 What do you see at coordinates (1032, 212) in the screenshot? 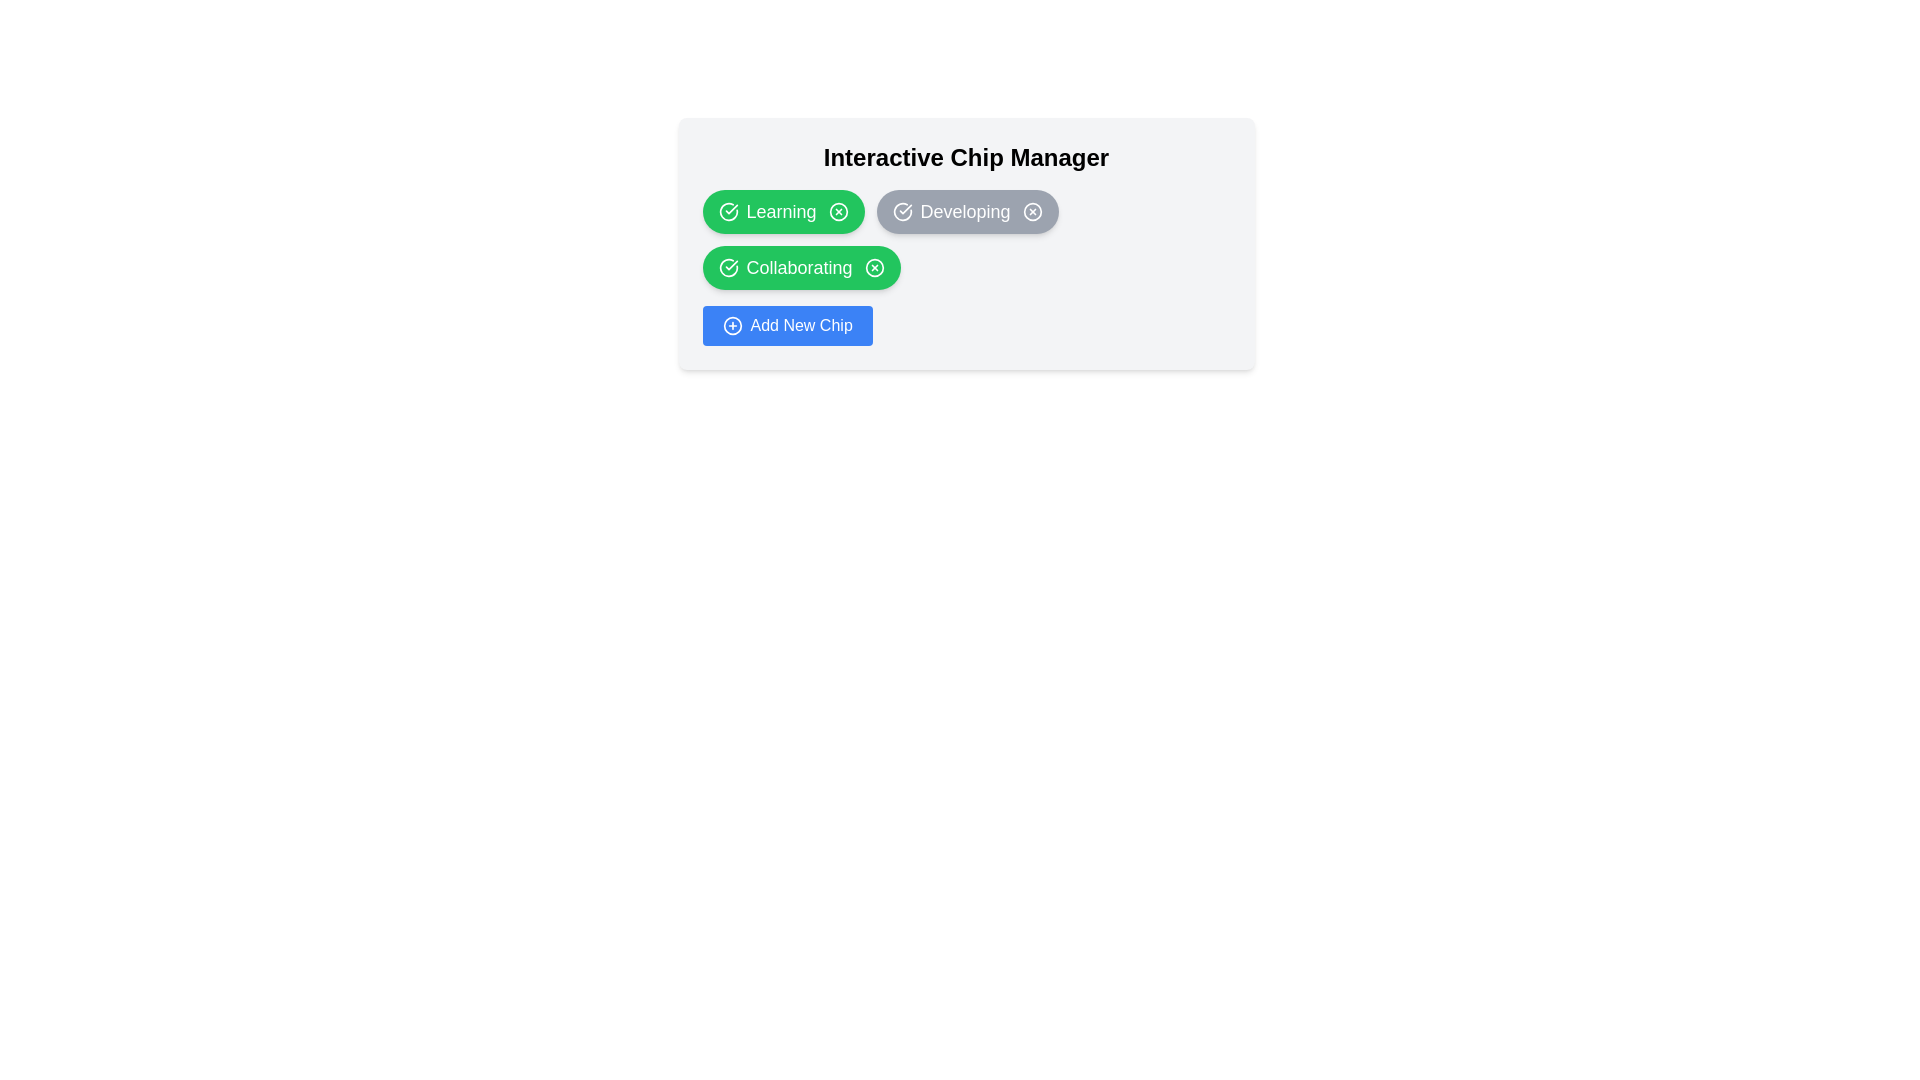
I see `the circular button-like UI component integrated into the chip labeled 'Developing'` at bounding box center [1032, 212].